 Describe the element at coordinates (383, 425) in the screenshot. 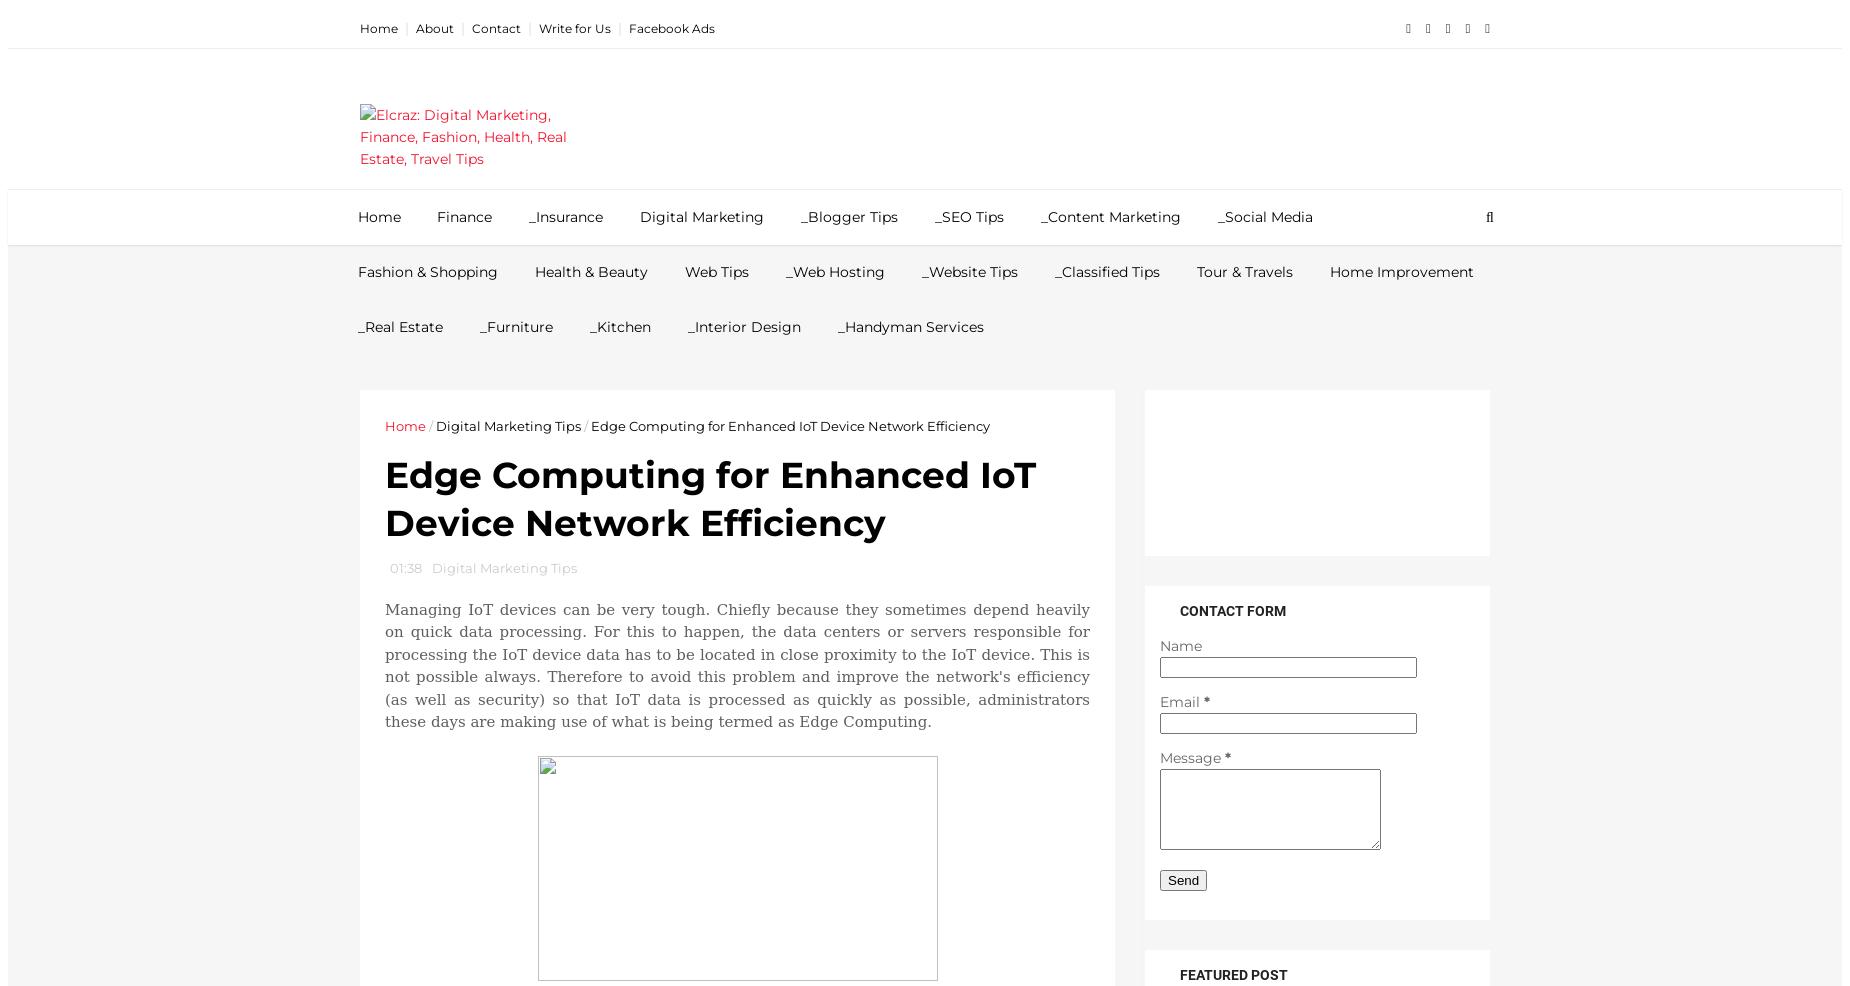

I see `'Home'` at that location.